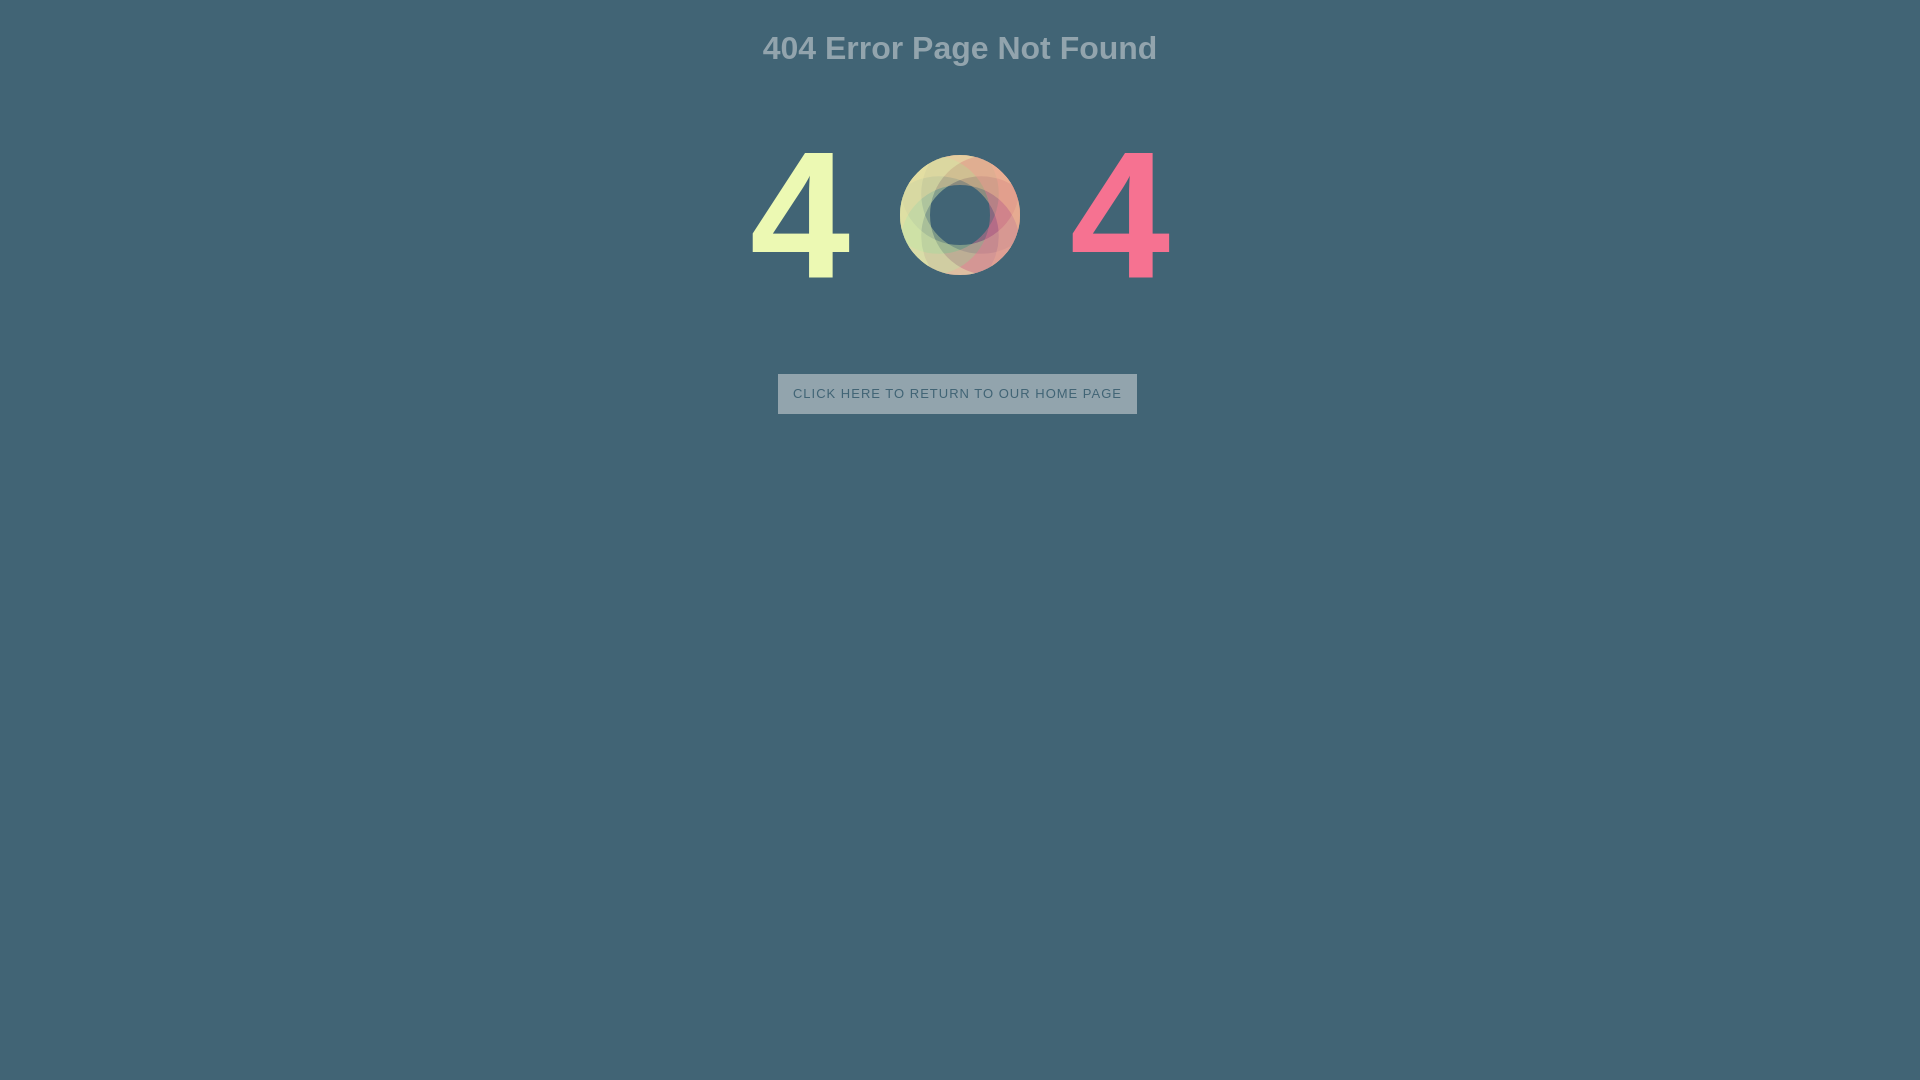  I want to click on 'CLICK HERE TO RETURN TO OUR HOME PAGE', so click(956, 393).